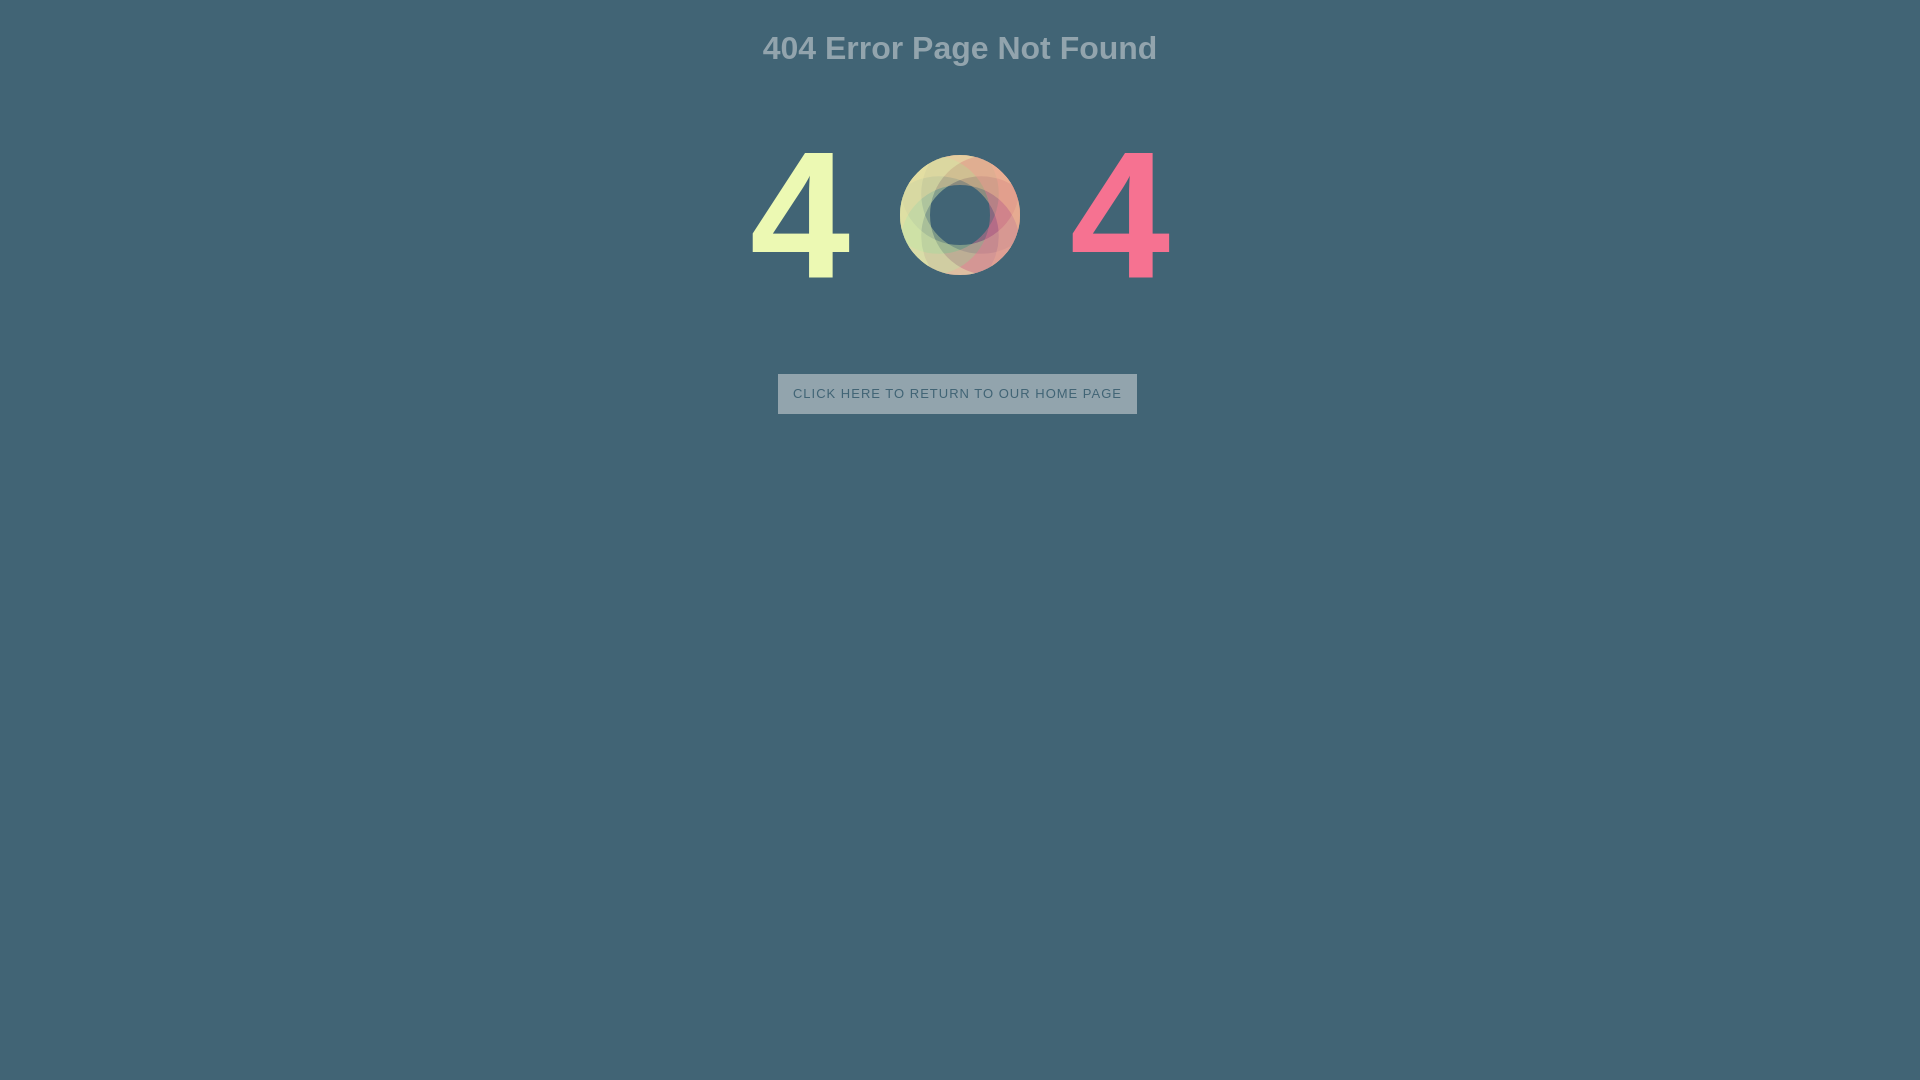  I want to click on 'CLICK HERE TO RETURN TO OUR HOME PAGE', so click(956, 393).